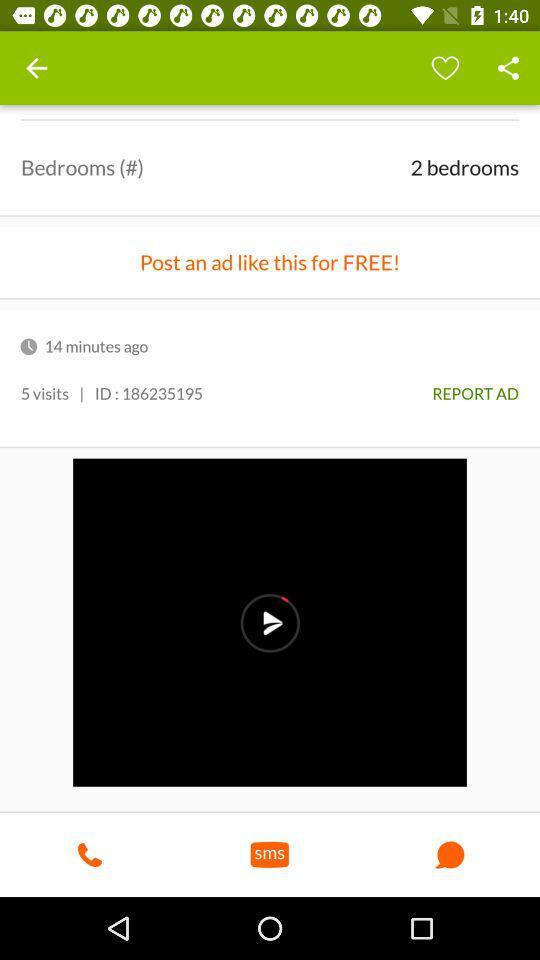  Describe the element at coordinates (449, 853) in the screenshot. I see `the button which is on right side of sms button` at that location.